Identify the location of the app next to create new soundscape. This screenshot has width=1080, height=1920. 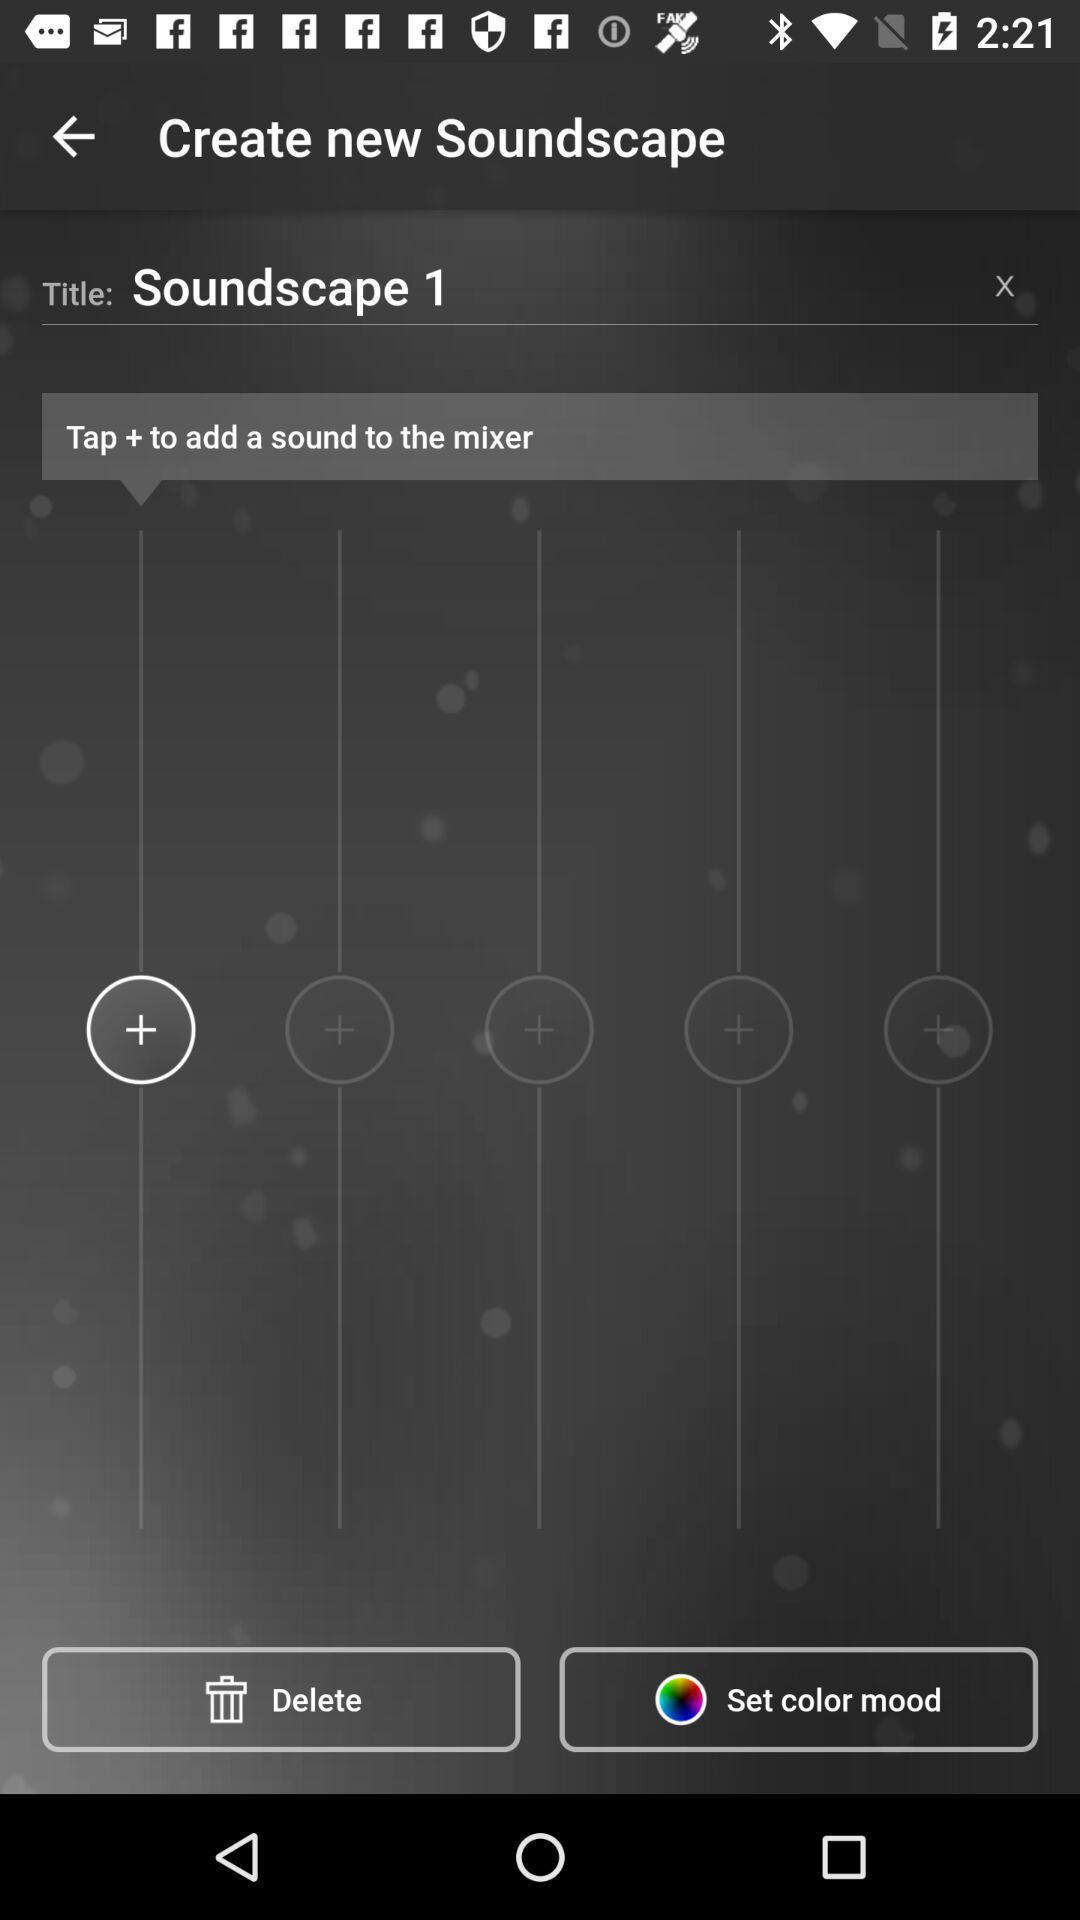
(72, 135).